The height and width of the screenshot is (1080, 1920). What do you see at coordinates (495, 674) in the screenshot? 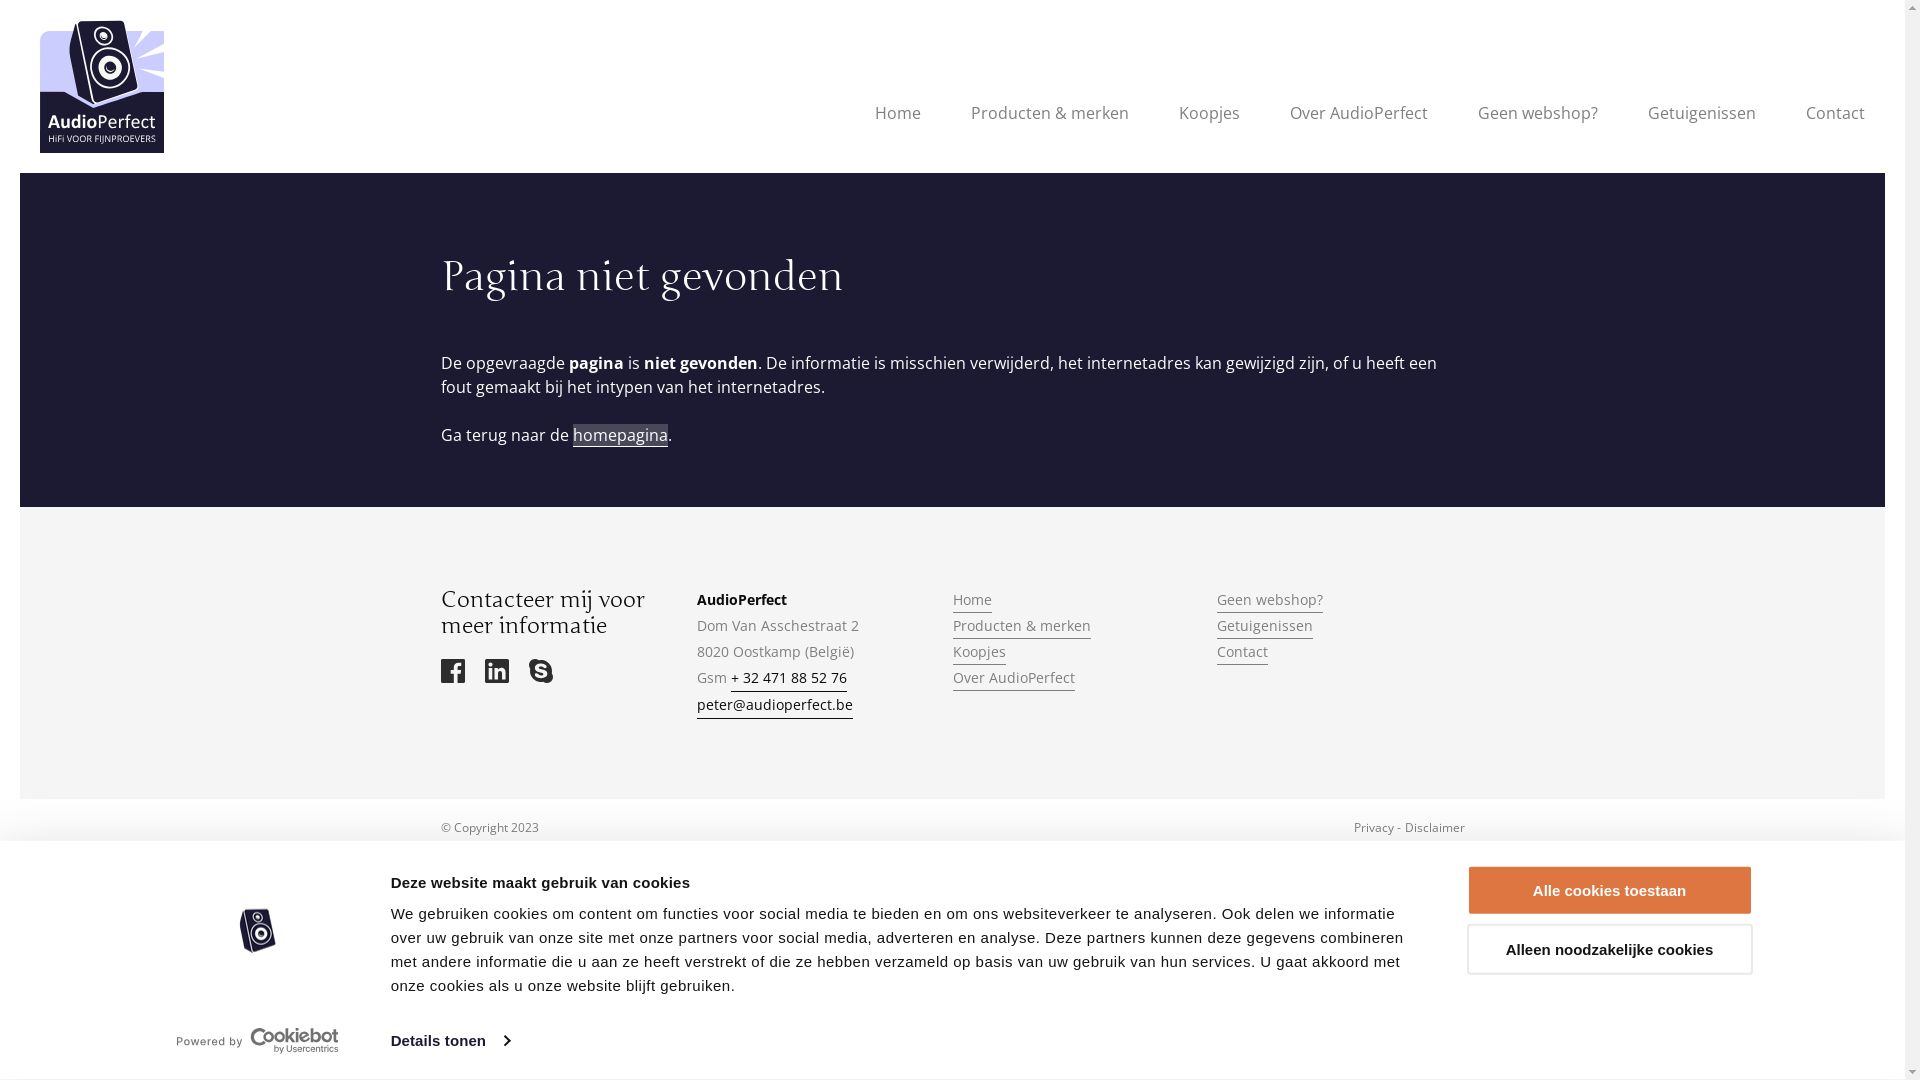
I see `'via LinkedIn'` at bounding box center [495, 674].